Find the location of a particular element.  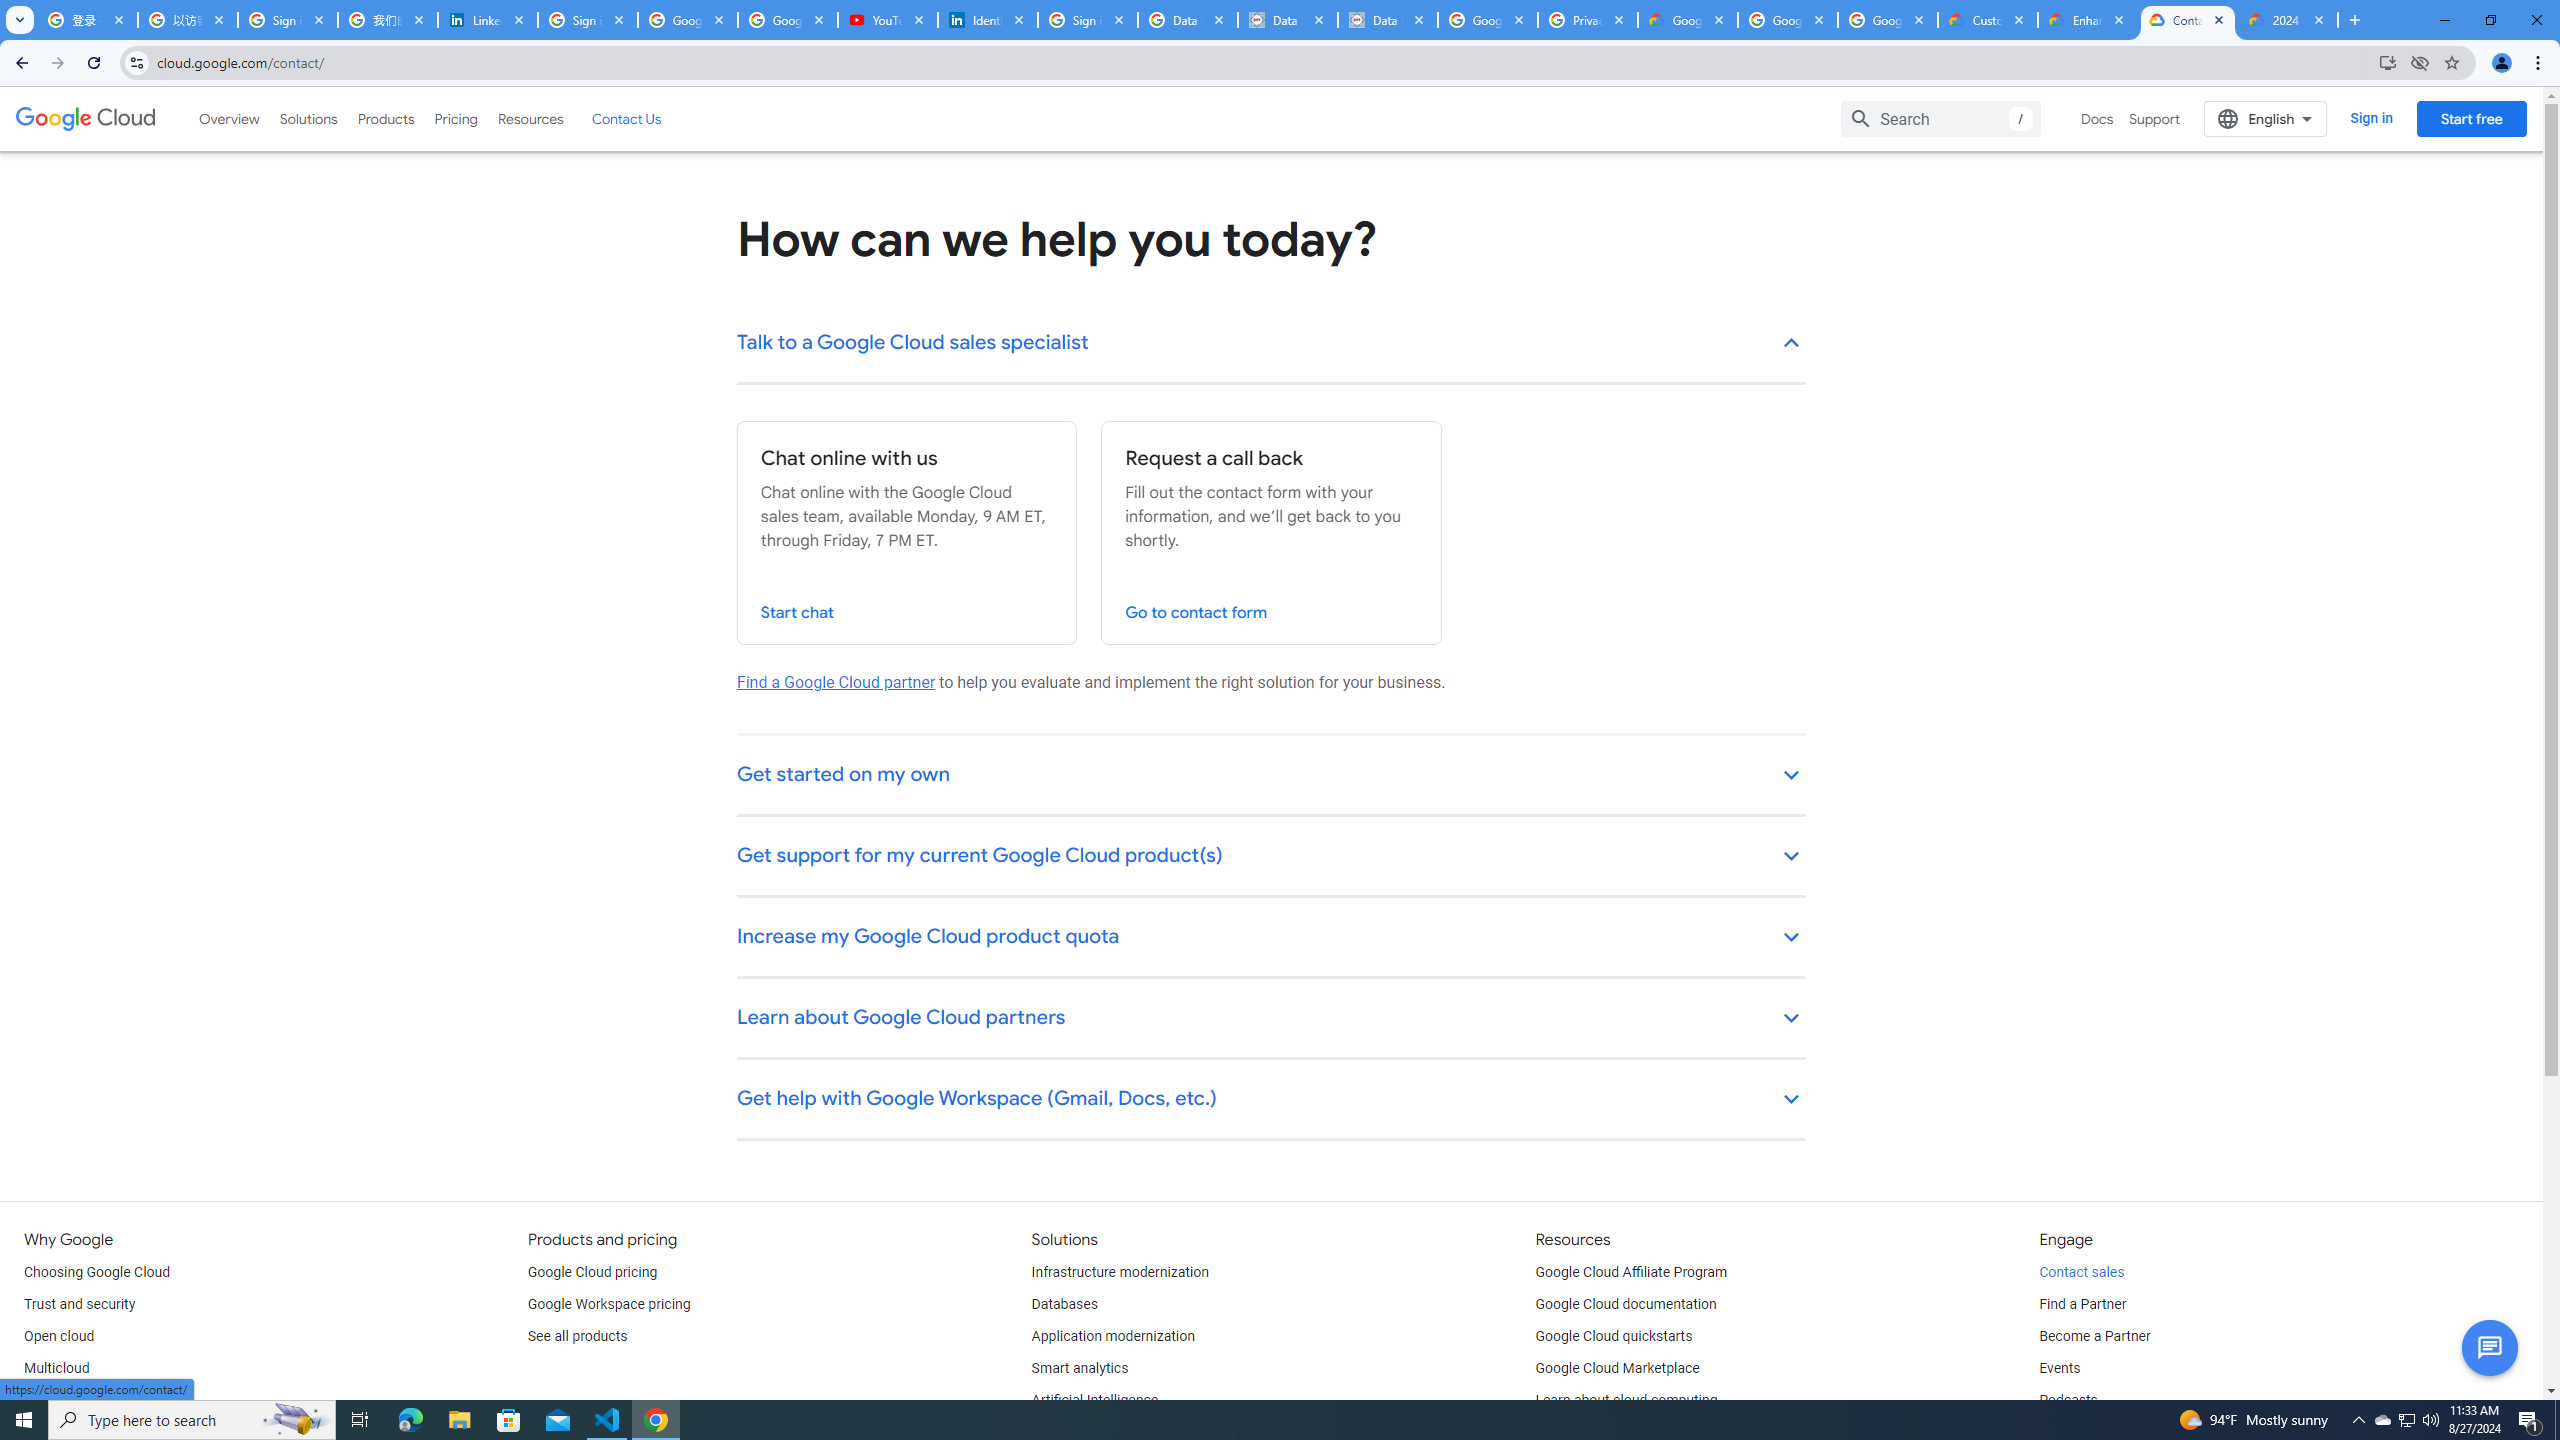

'Google Cloud Marketplace' is located at coordinates (1617, 1368).